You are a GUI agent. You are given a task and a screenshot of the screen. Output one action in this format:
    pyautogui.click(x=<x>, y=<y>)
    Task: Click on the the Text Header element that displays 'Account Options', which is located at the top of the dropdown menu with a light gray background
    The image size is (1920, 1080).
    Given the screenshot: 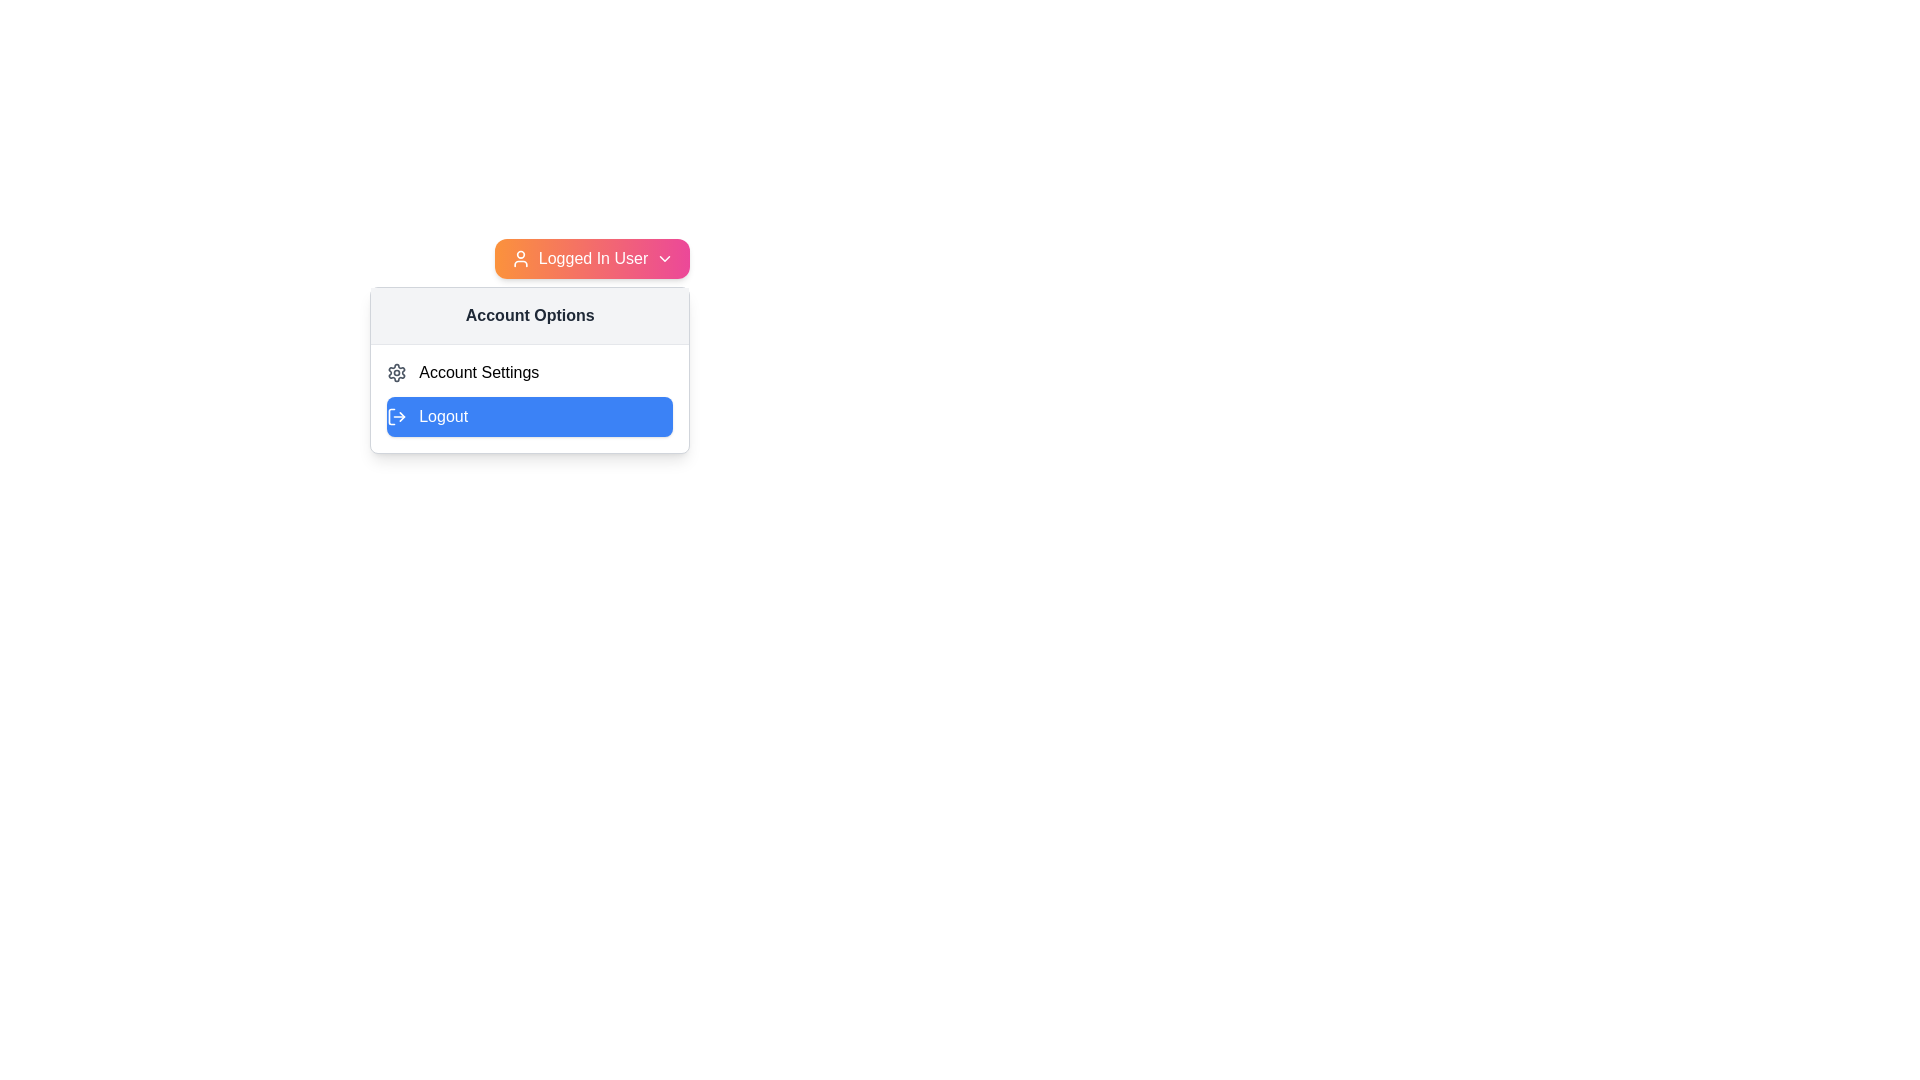 What is the action you would take?
    pyautogui.click(x=530, y=315)
    